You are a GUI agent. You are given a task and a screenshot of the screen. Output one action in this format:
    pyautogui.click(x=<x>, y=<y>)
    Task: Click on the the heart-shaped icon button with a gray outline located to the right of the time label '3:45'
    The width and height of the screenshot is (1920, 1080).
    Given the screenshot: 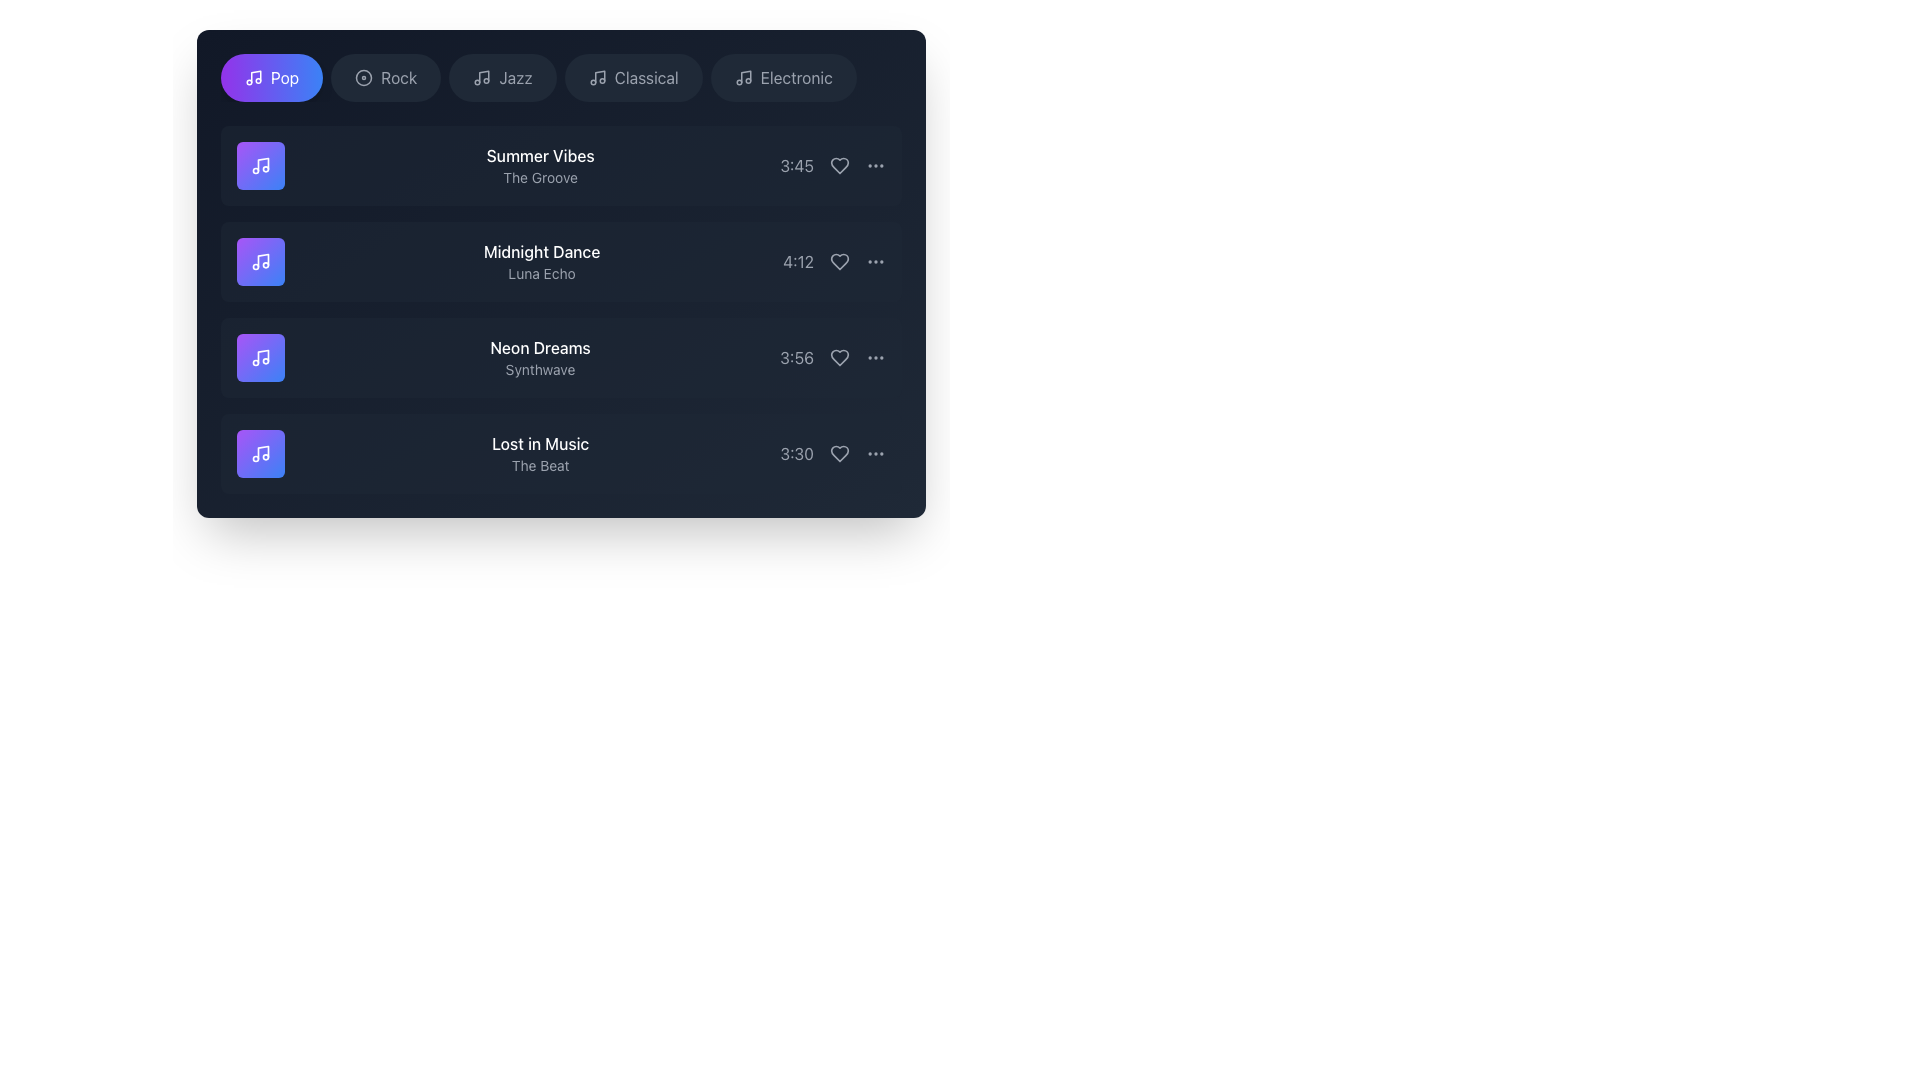 What is the action you would take?
    pyautogui.click(x=840, y=164)
    